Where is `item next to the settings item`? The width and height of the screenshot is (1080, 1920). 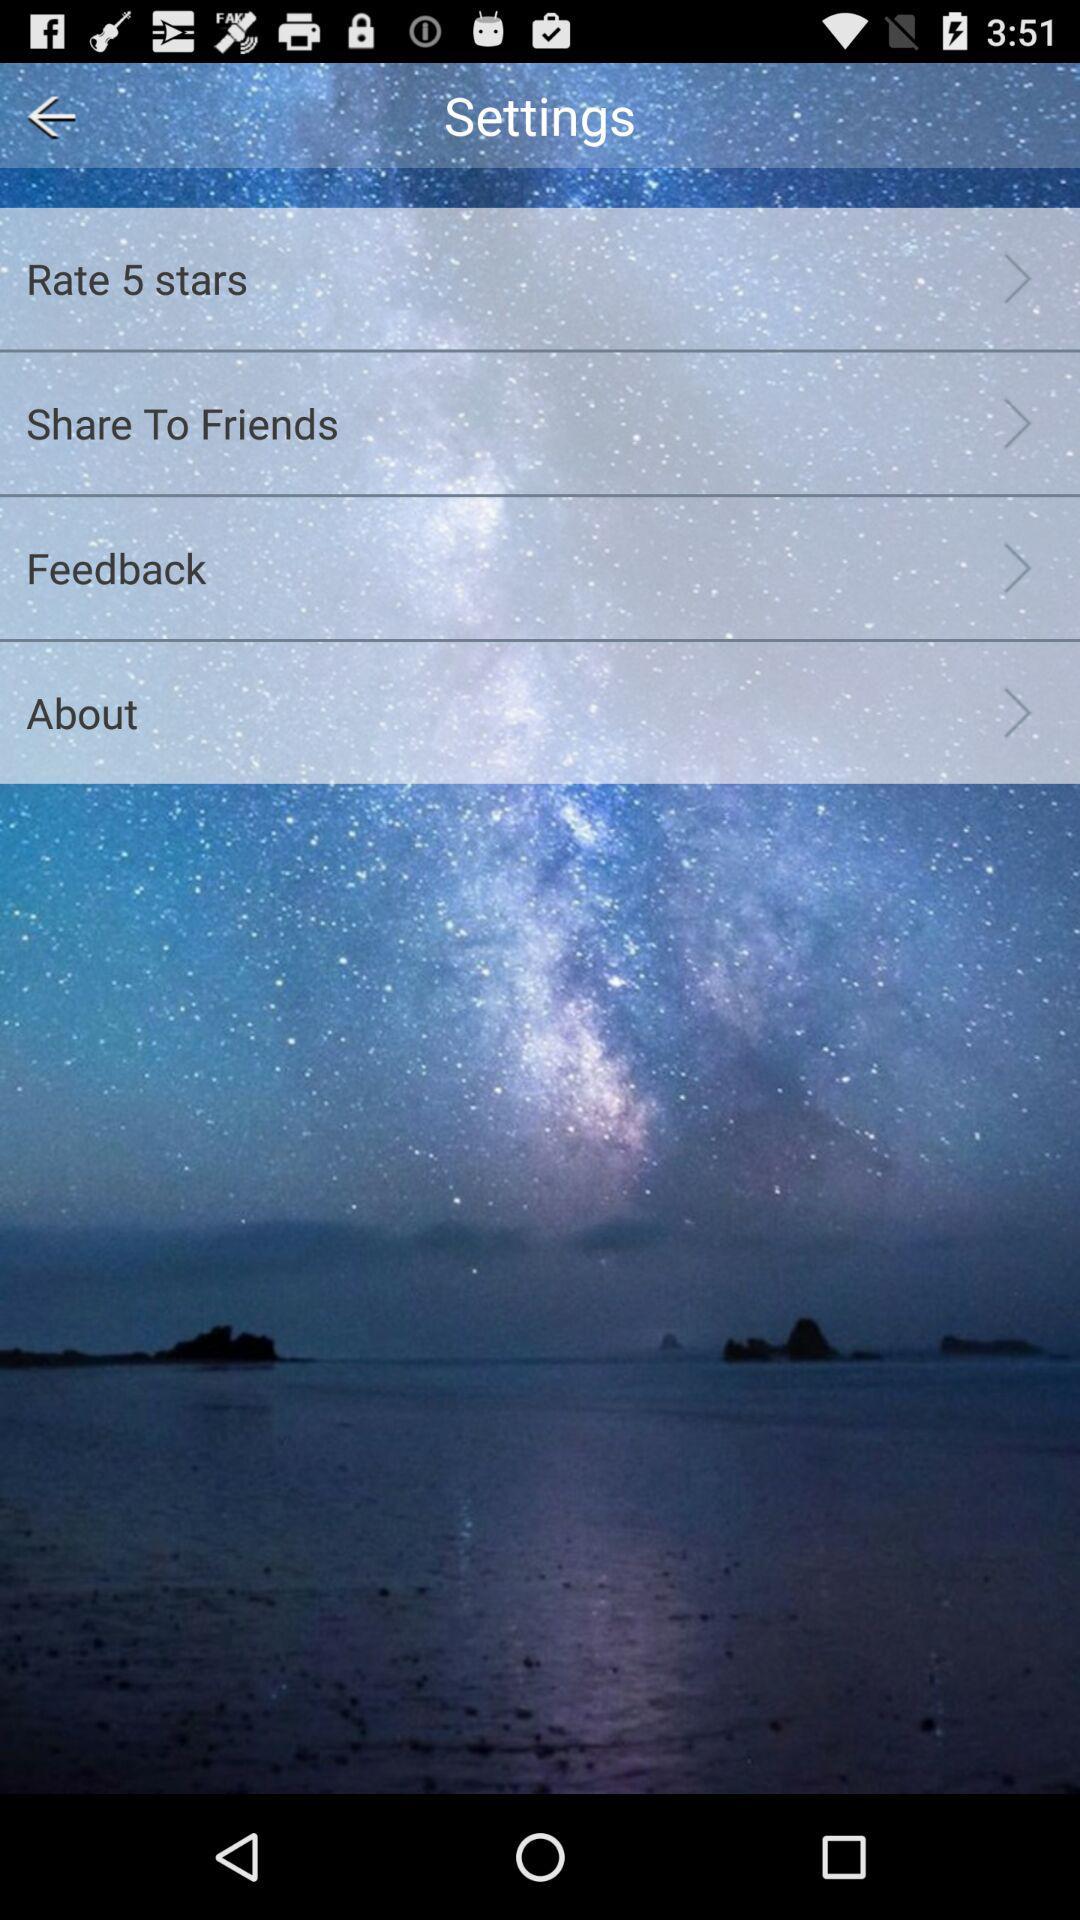
item next to the settings item is located at coordinates (44, 114).